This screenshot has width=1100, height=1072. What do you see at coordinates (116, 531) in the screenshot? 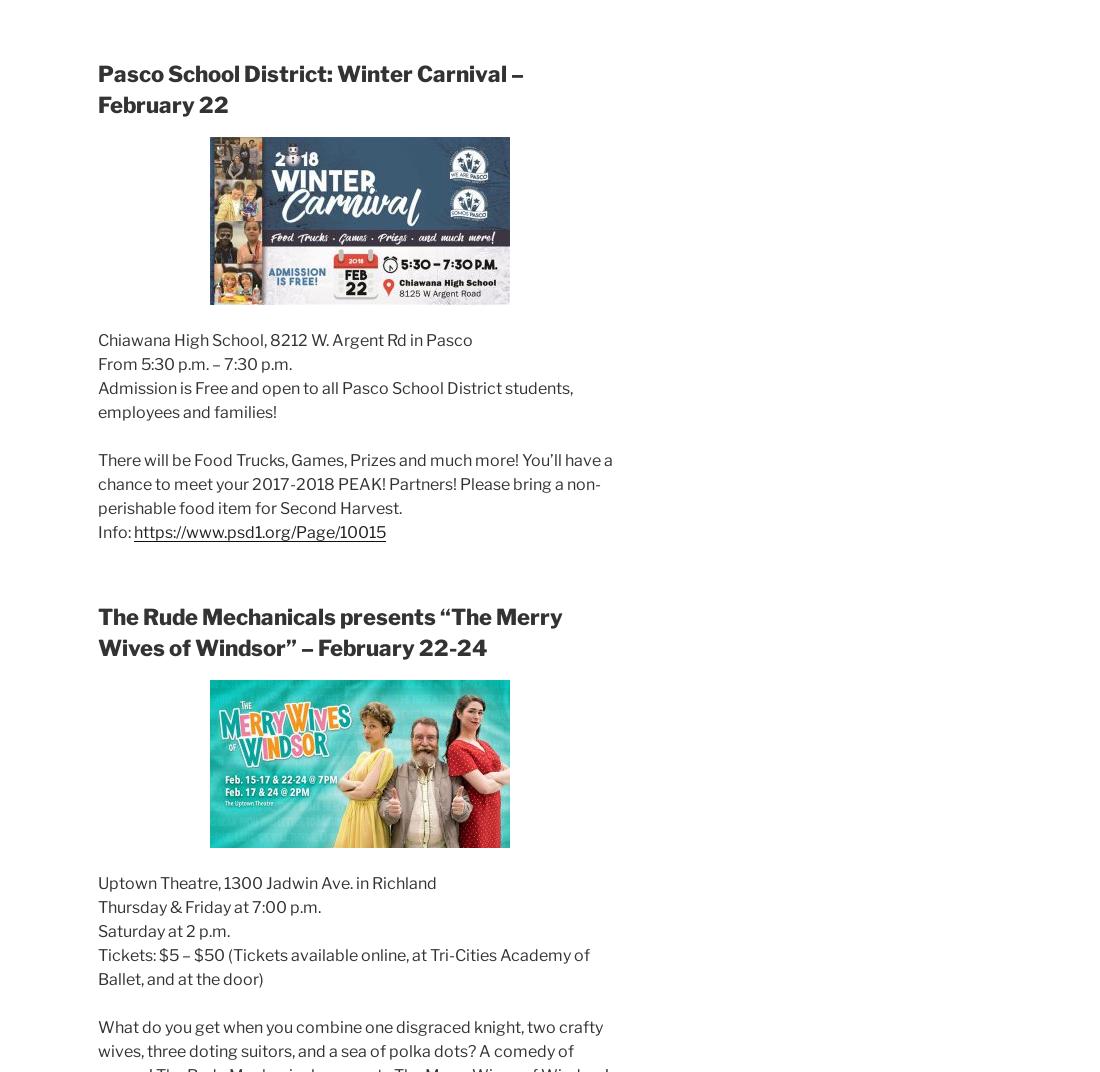
I see `'Info:'` at bounding box center [116, 531].